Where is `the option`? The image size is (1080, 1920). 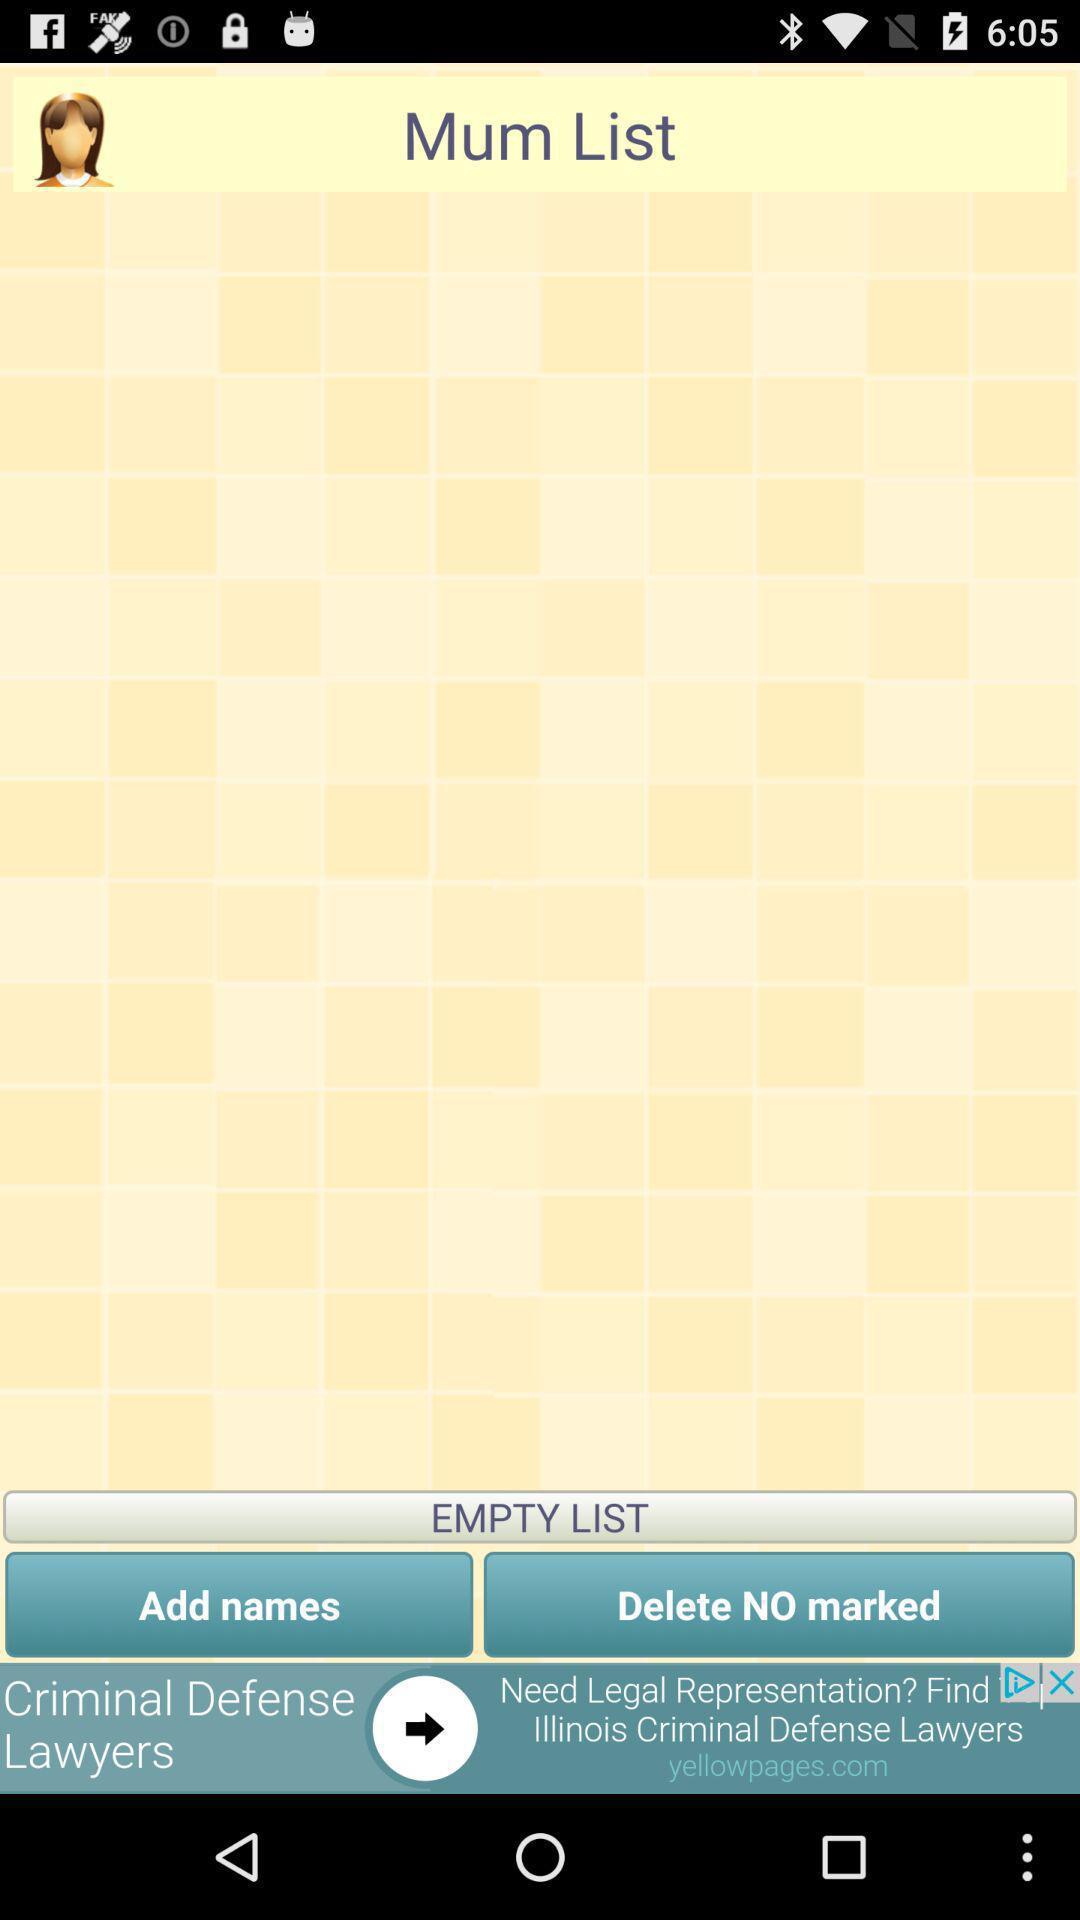
the option is located at coordinates (540, 1727).